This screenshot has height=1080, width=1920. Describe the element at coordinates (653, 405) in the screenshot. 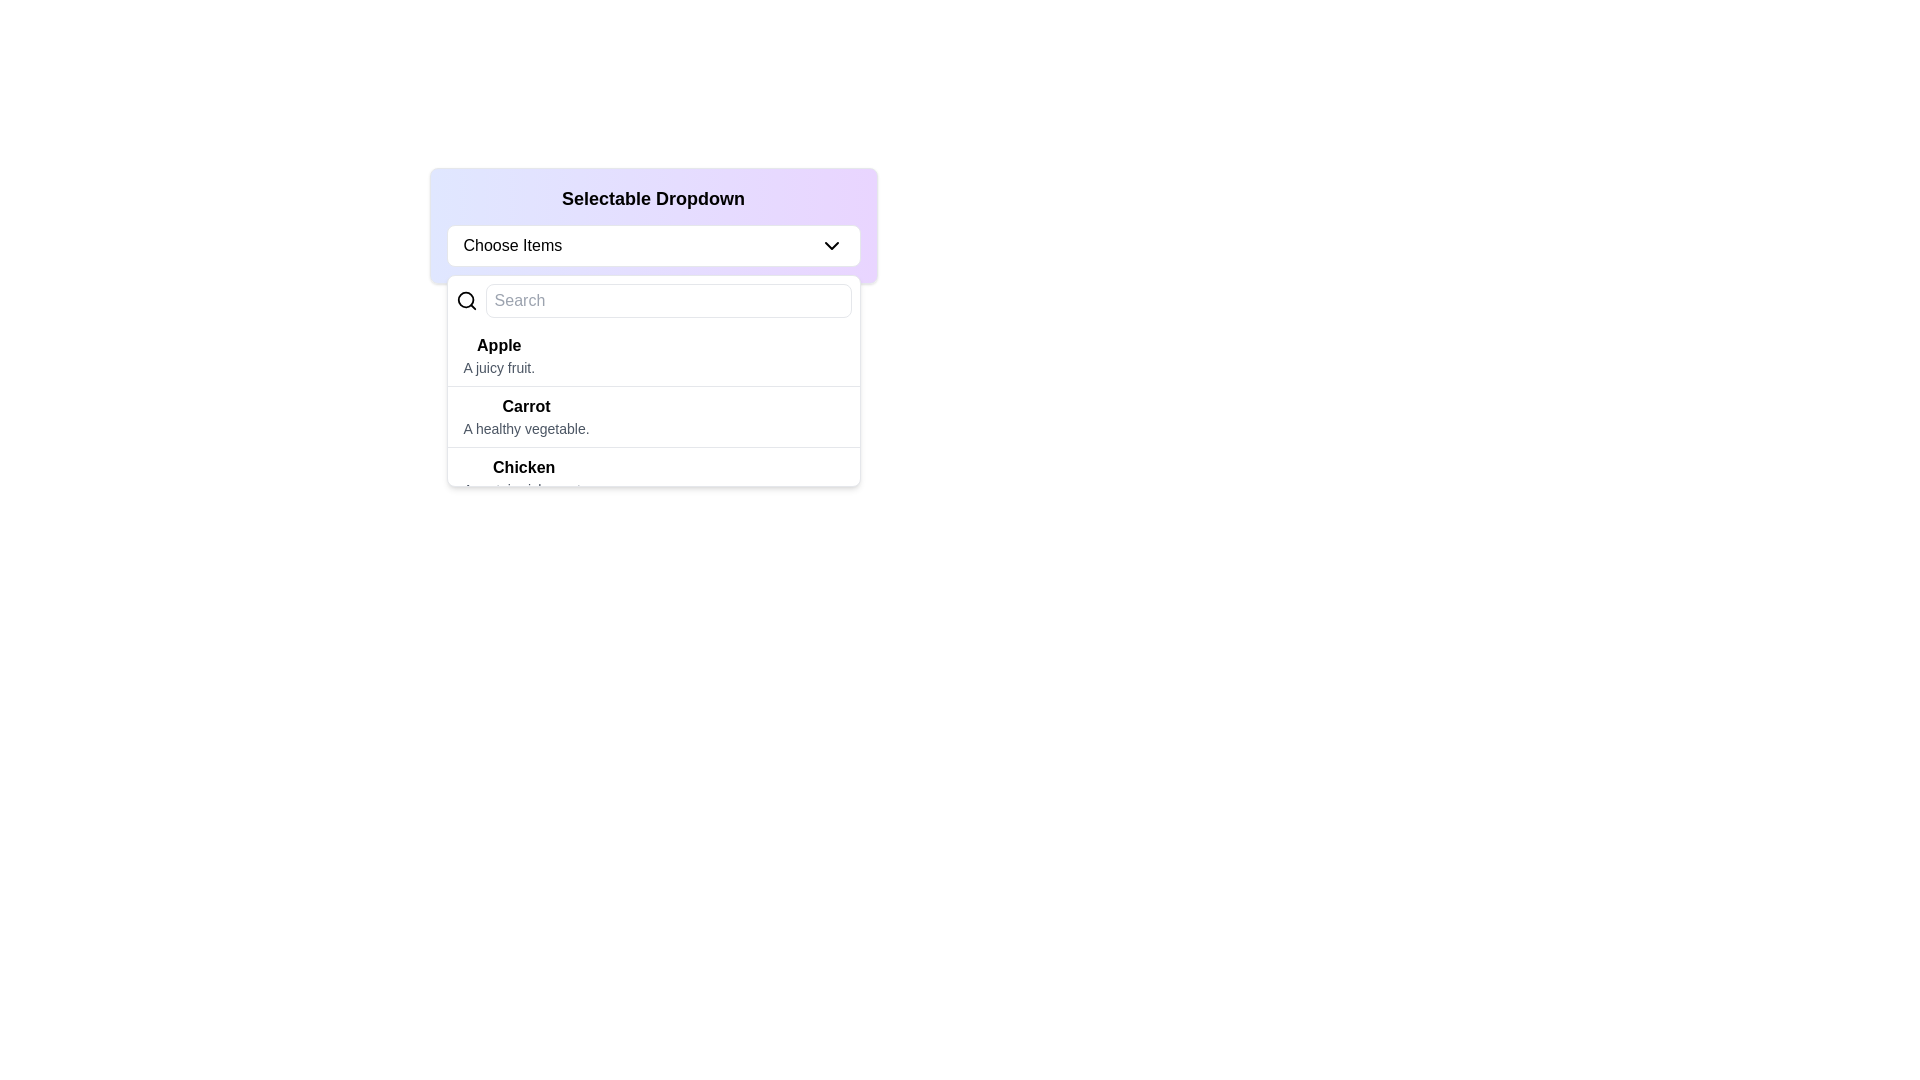

I see `the second entry in the dropdown menu, which is a selectable option positioned between 'Apple' and 'Chicken'` at that location.